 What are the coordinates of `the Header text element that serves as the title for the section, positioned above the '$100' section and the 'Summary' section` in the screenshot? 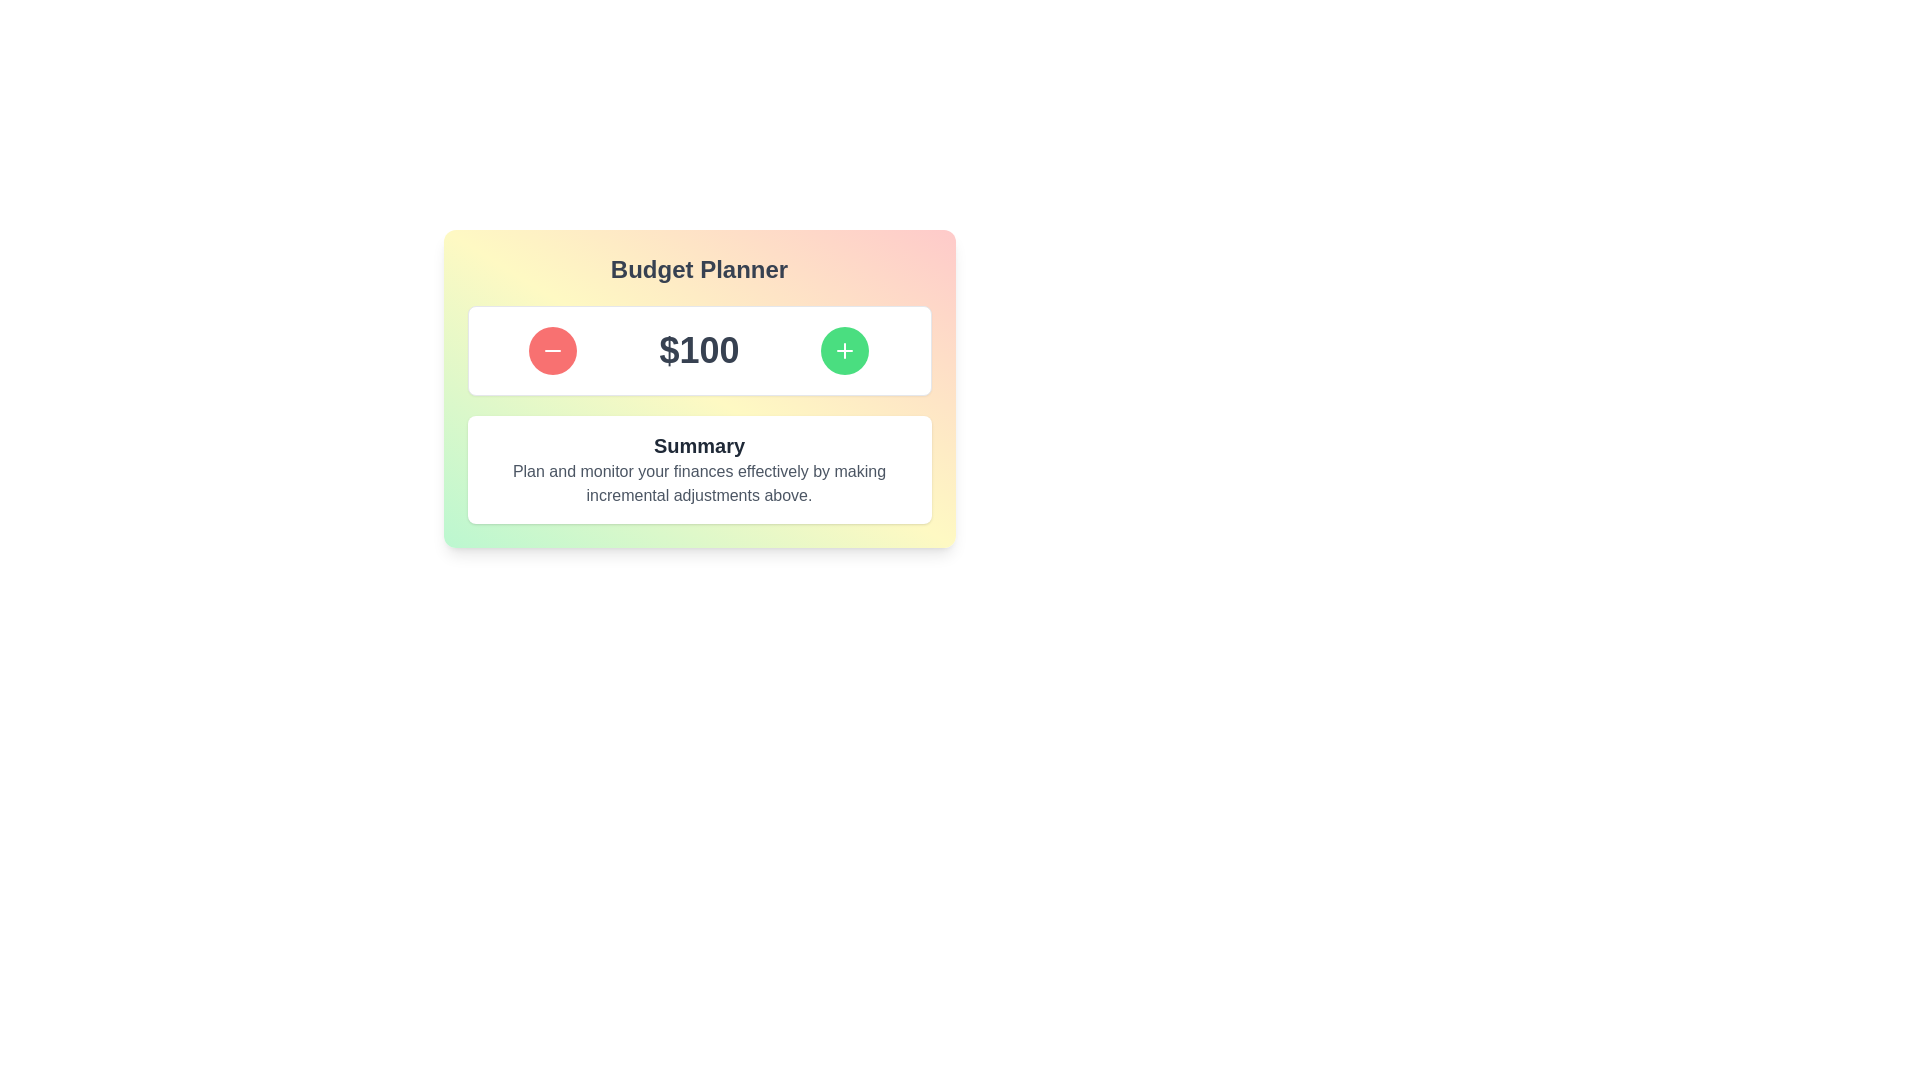 It's located at (699, 270).